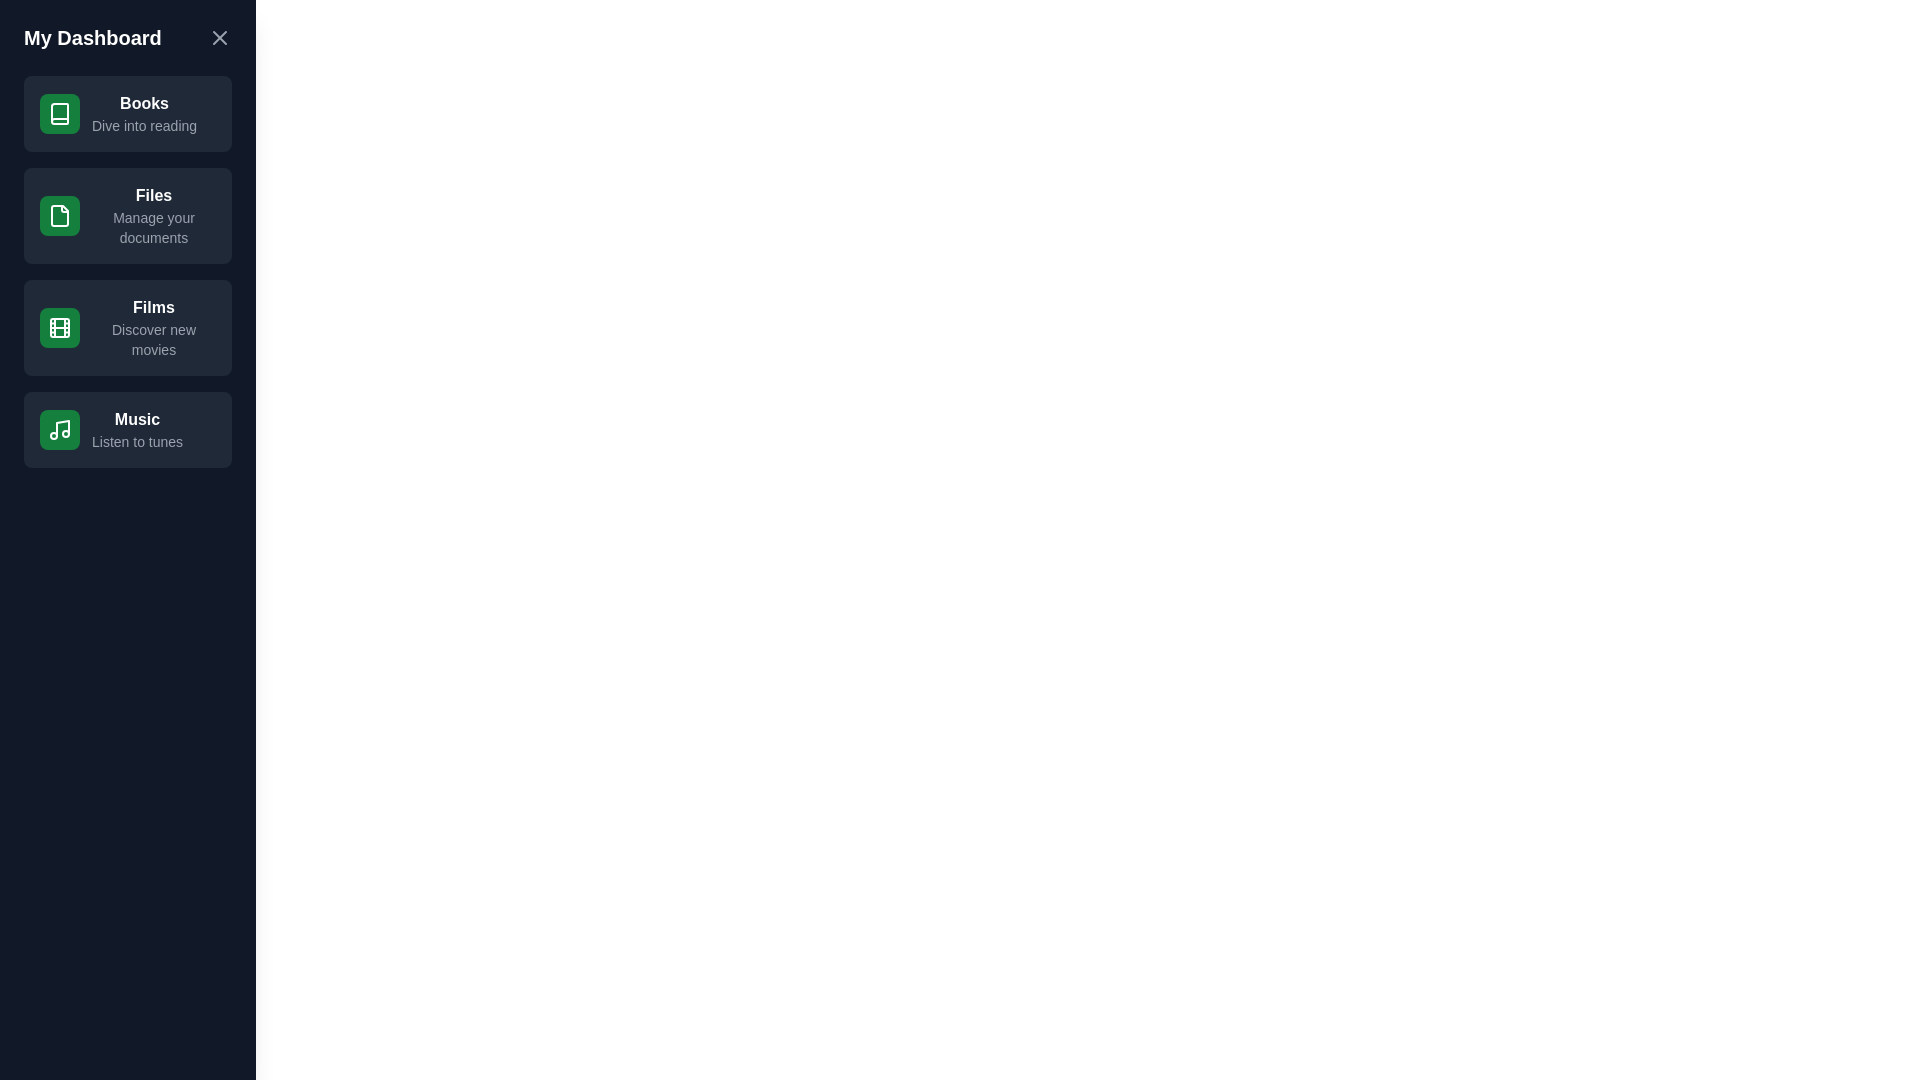 This screenshot has width=1920, height=1080. Describe the element at coordinates (127, 216) in the screenshot. I see `the 'Files' item in the dashboard drawer to navigate to the 'Files' section` at that location.